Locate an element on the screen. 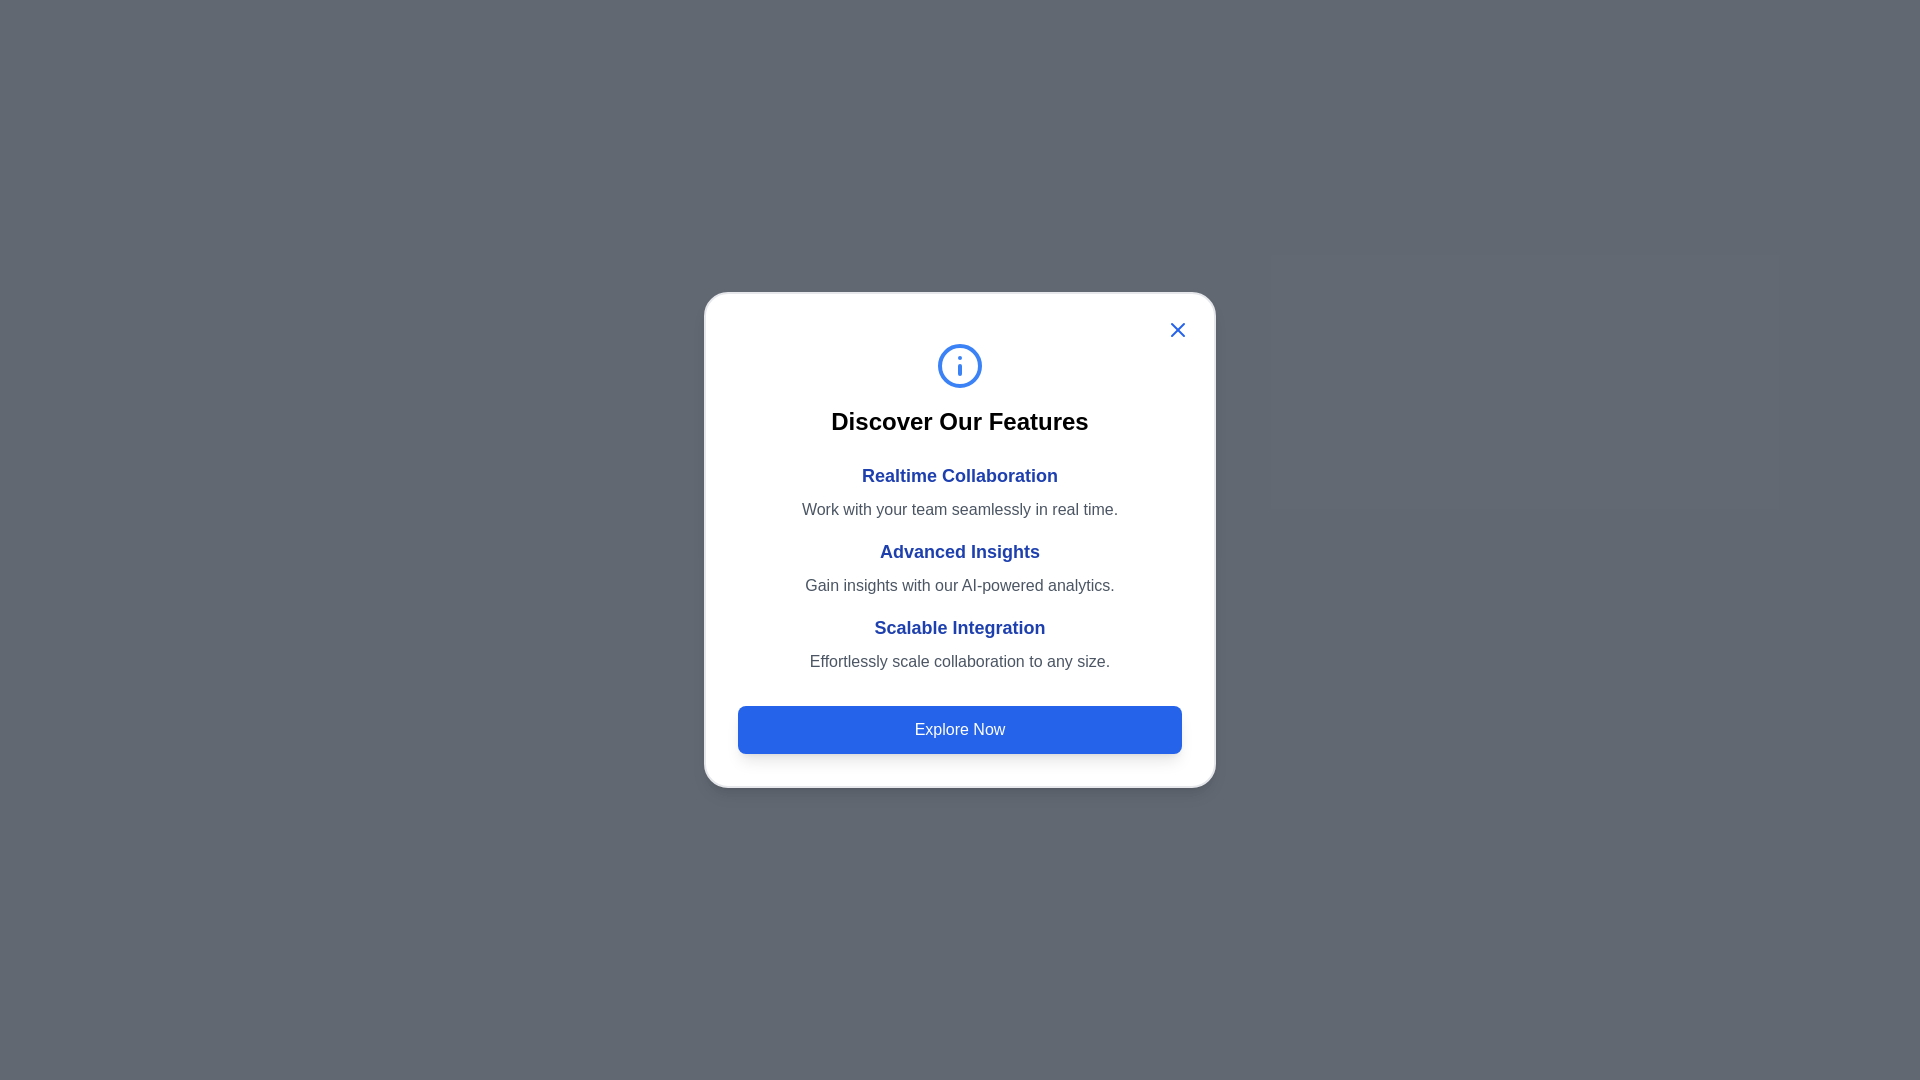 The image size is (1920, 1080). the 'Advanced Insights' text block, which features a bold, blue title and a gray description, located within a white modal on a gray background is located at coordinates (960, 567).